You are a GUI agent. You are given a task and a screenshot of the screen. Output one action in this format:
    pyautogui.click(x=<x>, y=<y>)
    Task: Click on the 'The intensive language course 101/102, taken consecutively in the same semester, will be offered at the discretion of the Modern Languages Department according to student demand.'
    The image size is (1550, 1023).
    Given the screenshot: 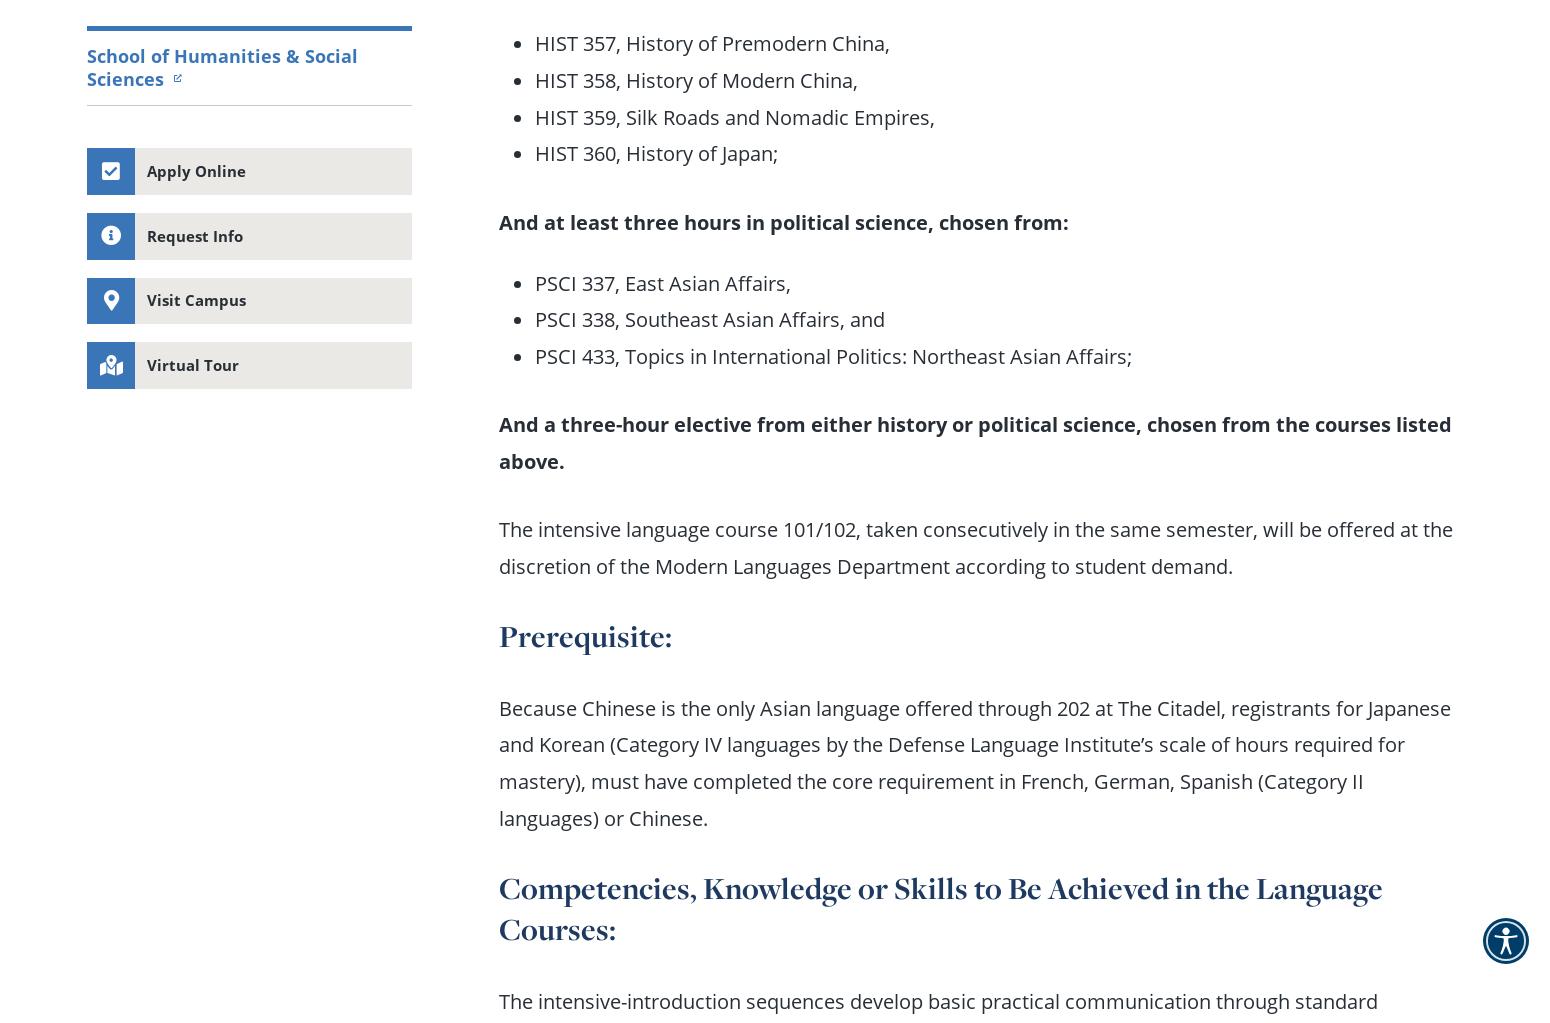 What is the action you would take?
    pyautogui.click(x=975, y=546)
    